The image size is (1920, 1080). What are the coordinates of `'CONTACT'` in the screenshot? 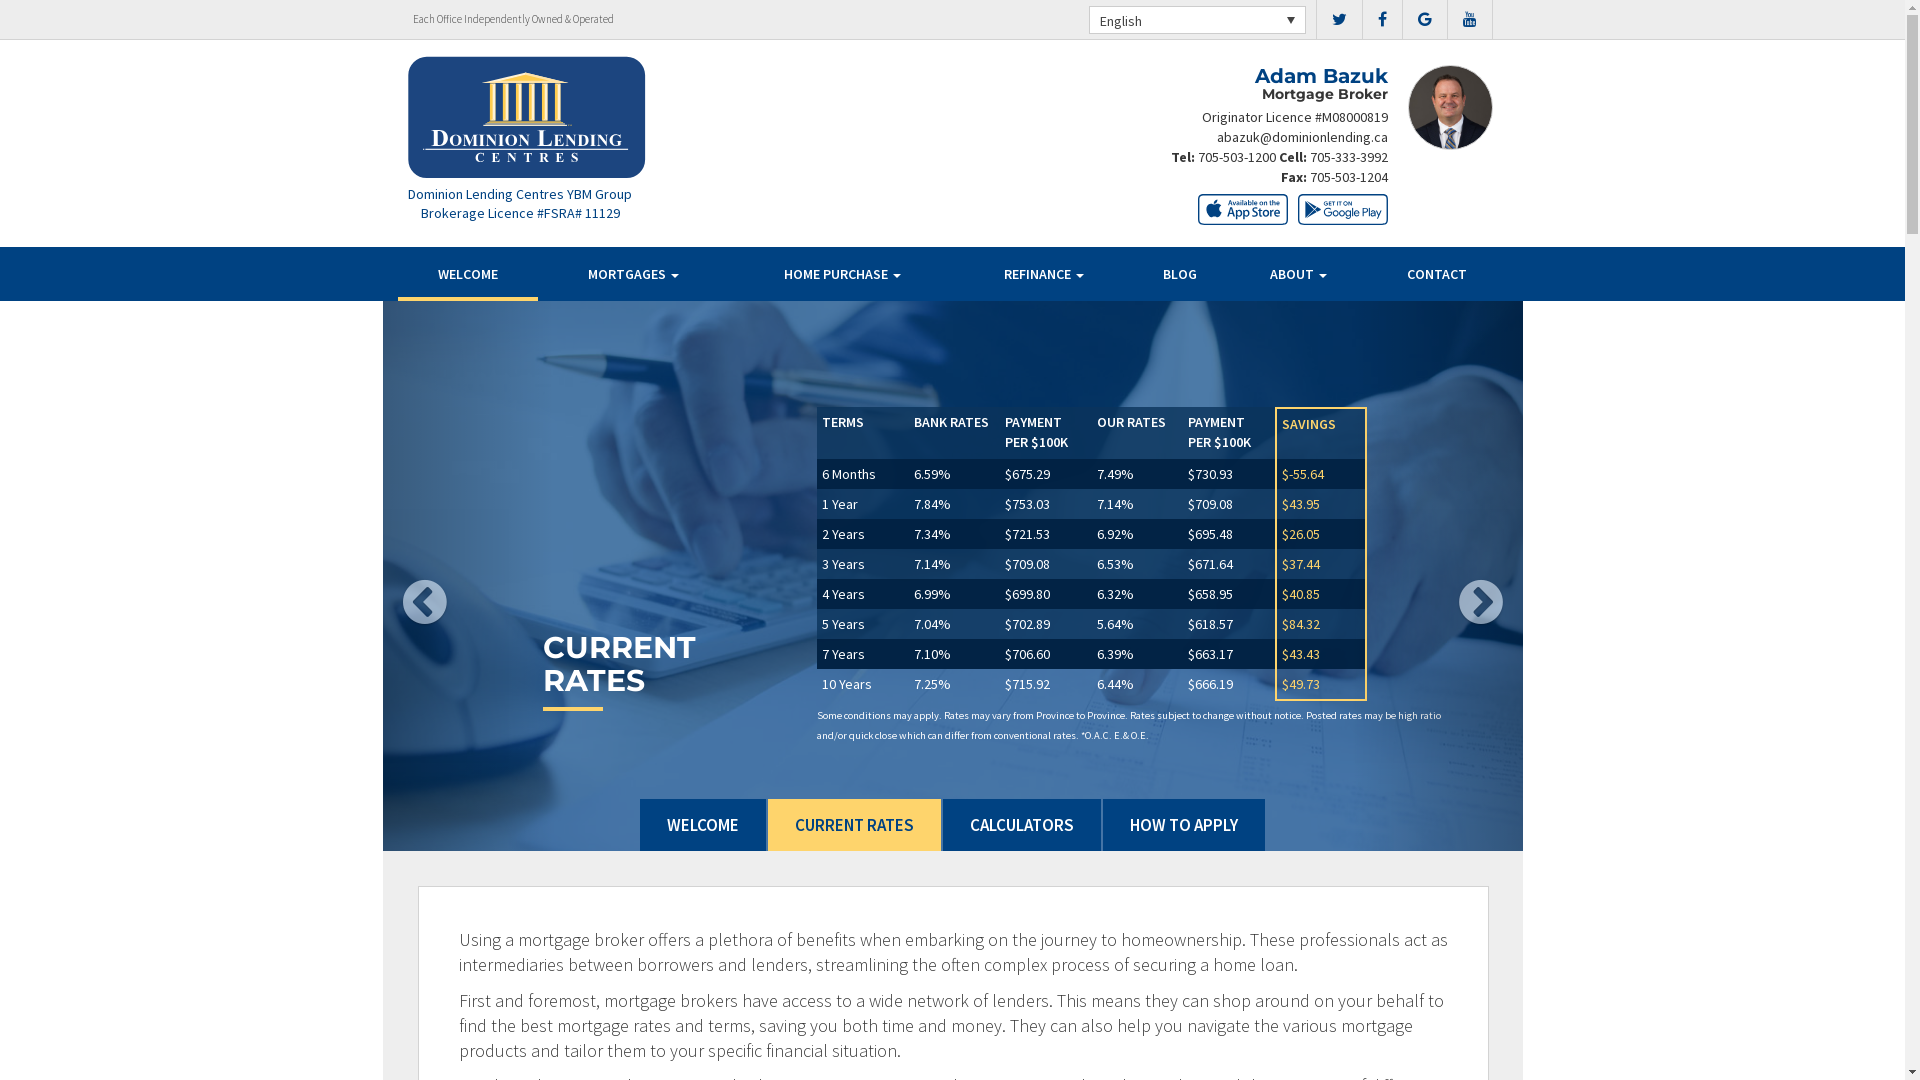 It's located at (1436, 273).